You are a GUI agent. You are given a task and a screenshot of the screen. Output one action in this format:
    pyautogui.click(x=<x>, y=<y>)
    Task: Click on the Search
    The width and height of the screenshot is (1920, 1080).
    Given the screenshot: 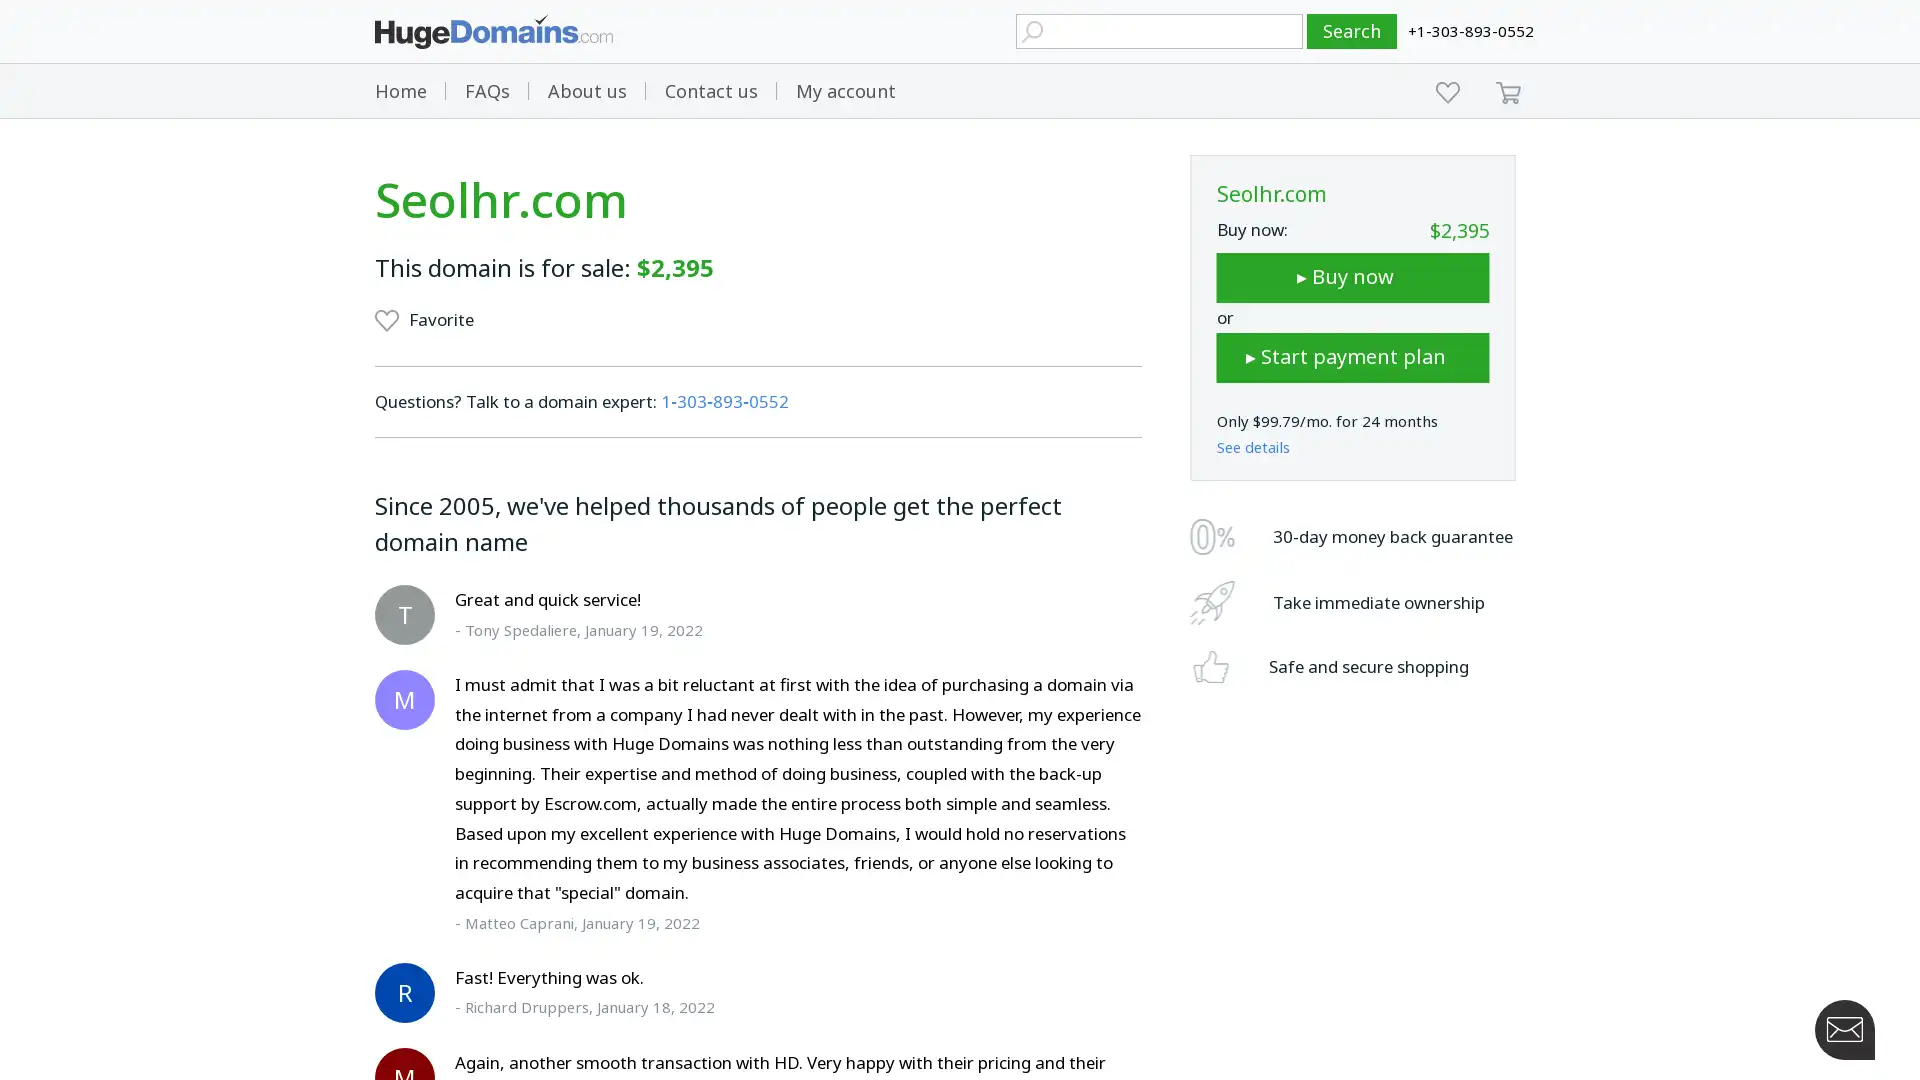 What is the action you would take?
    pyautogui.click(x=1352, y=31)
    